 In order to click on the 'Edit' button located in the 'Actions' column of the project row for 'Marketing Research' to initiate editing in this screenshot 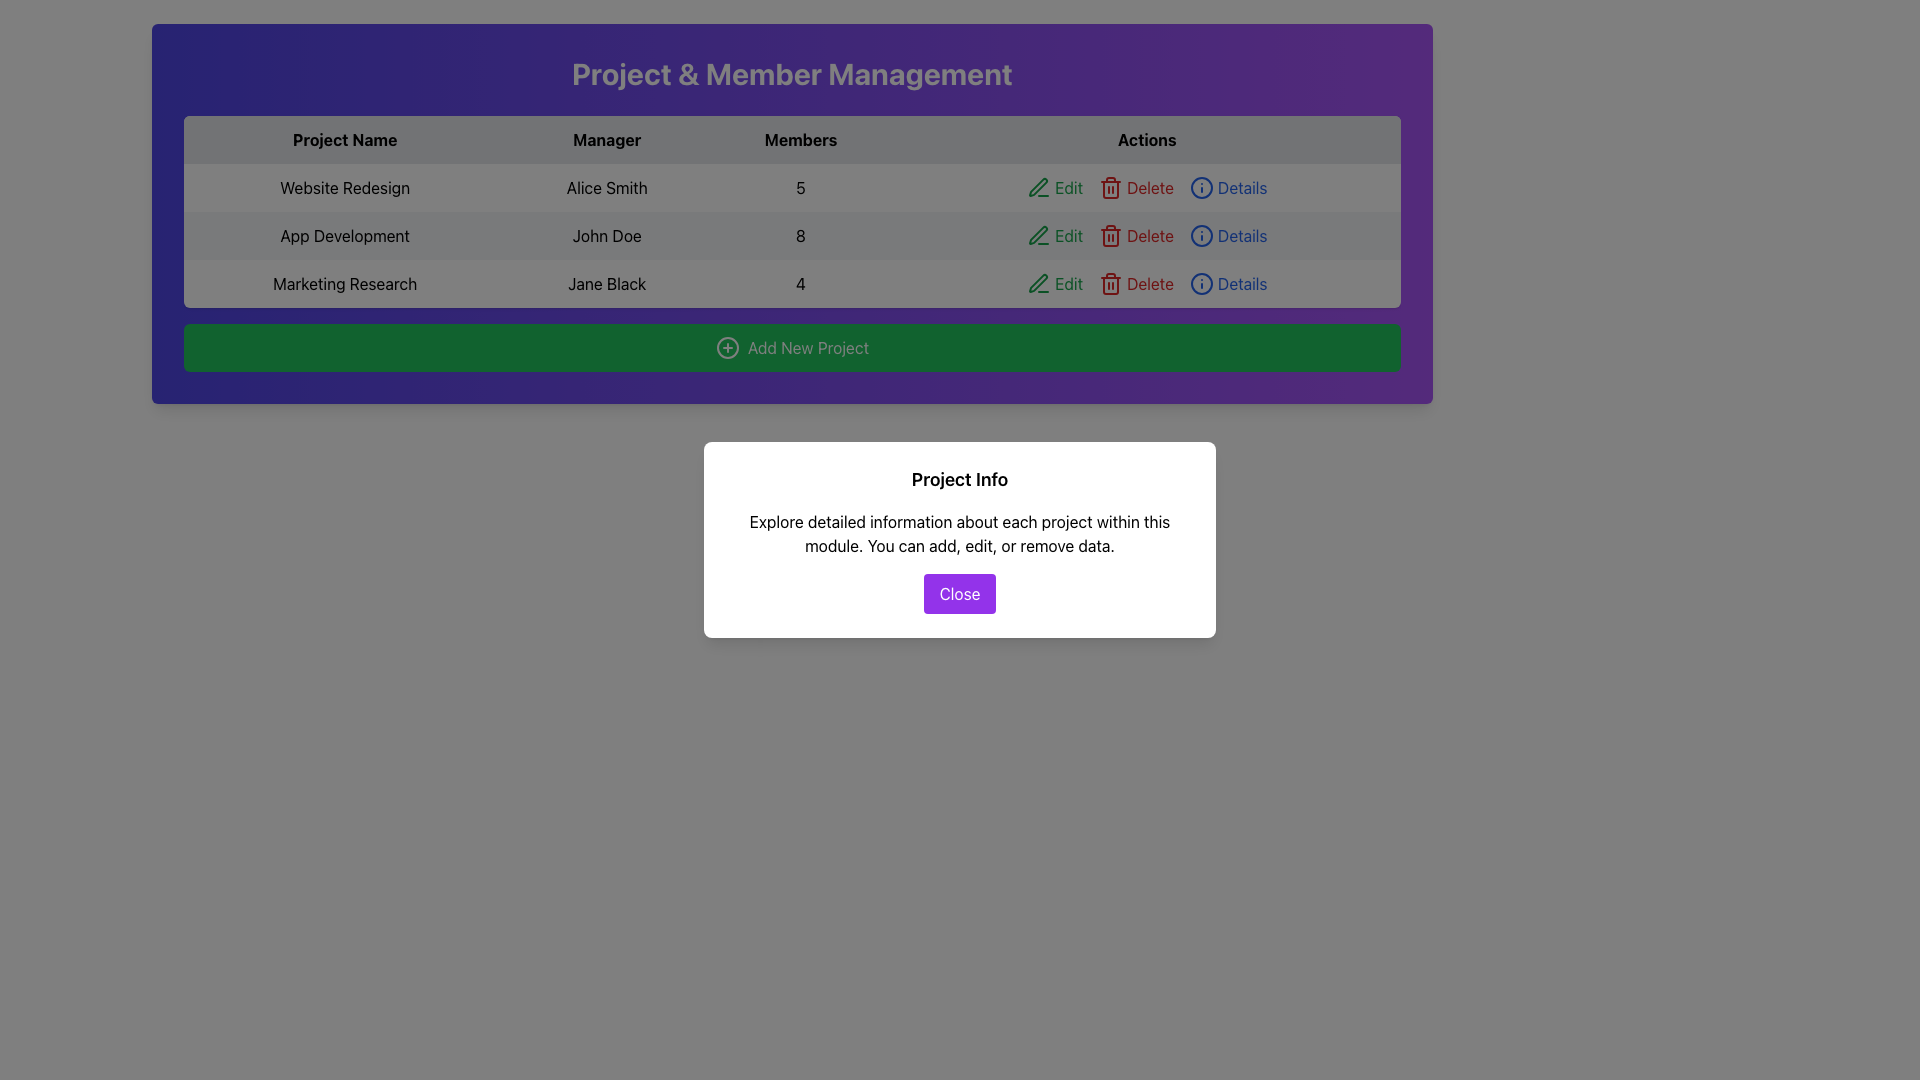, I will do `click(1054, 284)`.